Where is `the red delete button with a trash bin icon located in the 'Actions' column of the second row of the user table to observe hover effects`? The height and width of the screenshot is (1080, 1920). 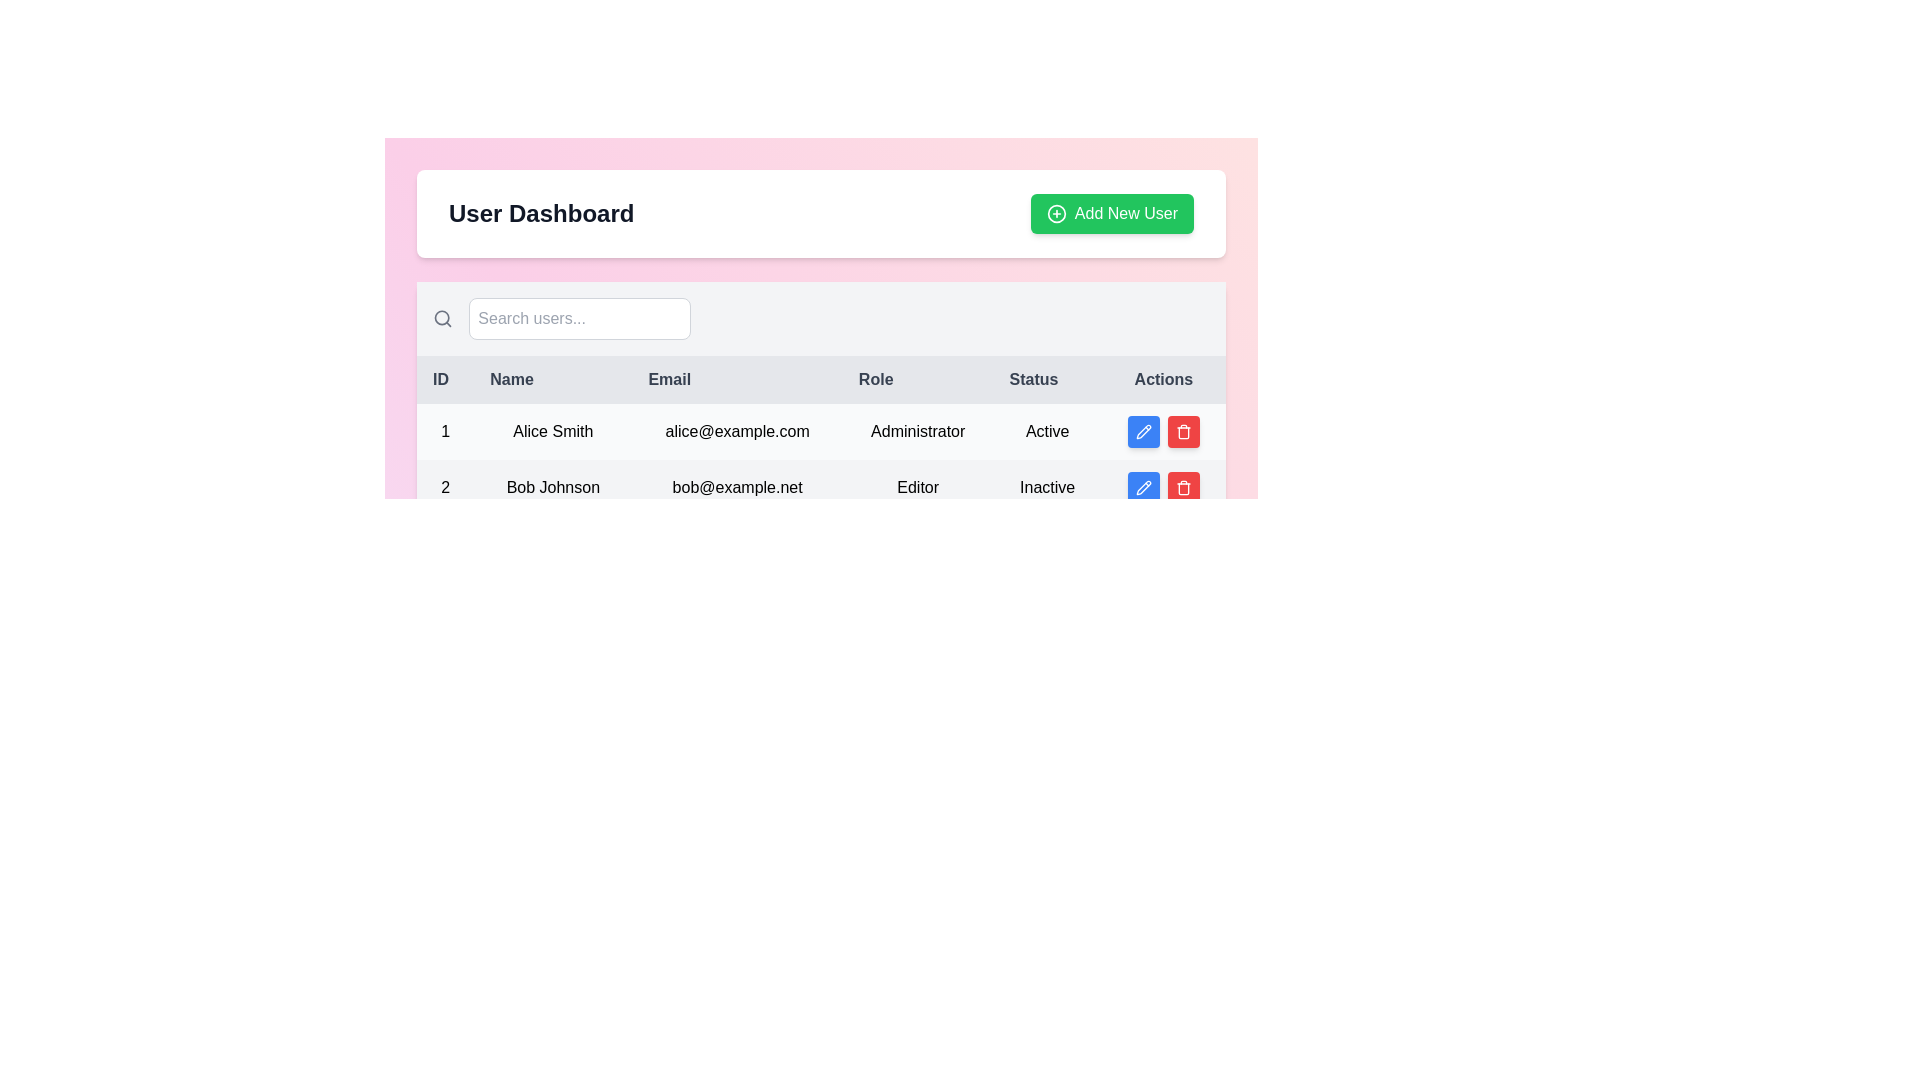 the red delete button with a trash bin icon located in the 'Actions' column of the second row of the user table to observe hover effects is located at coordinates (1183, 488).